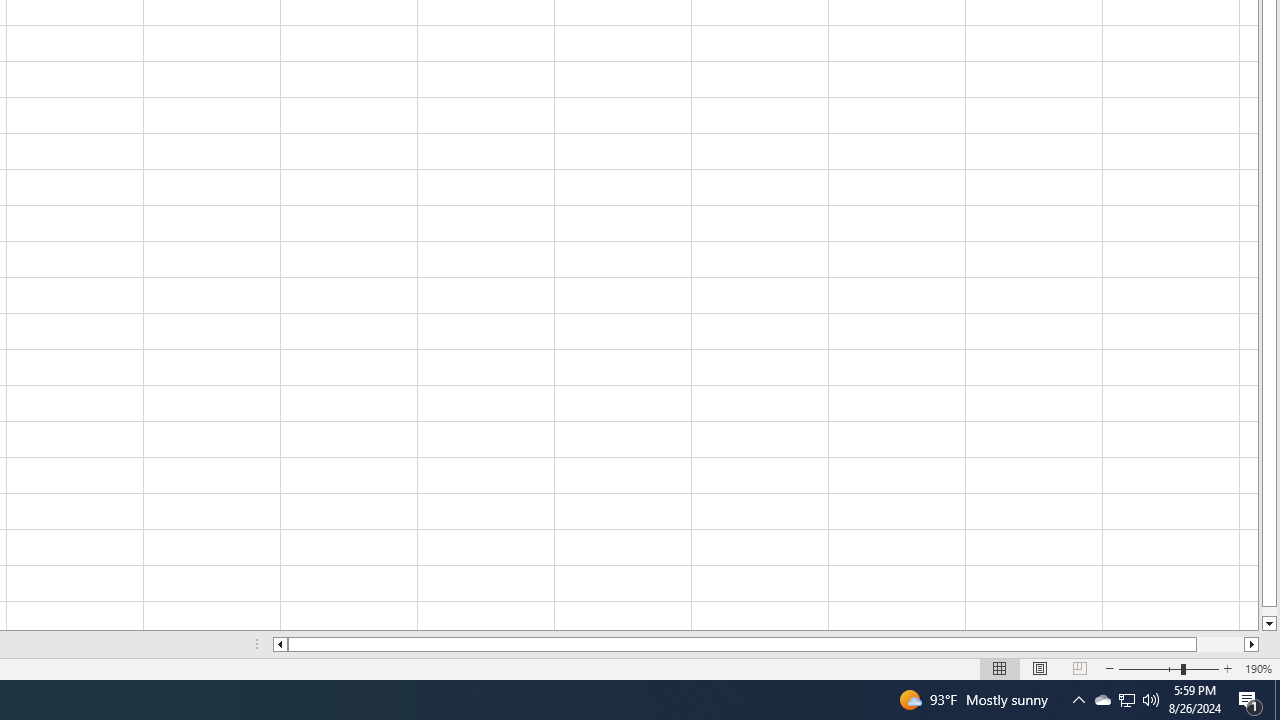  I want to click on 'Page down', so click(1268, 610).